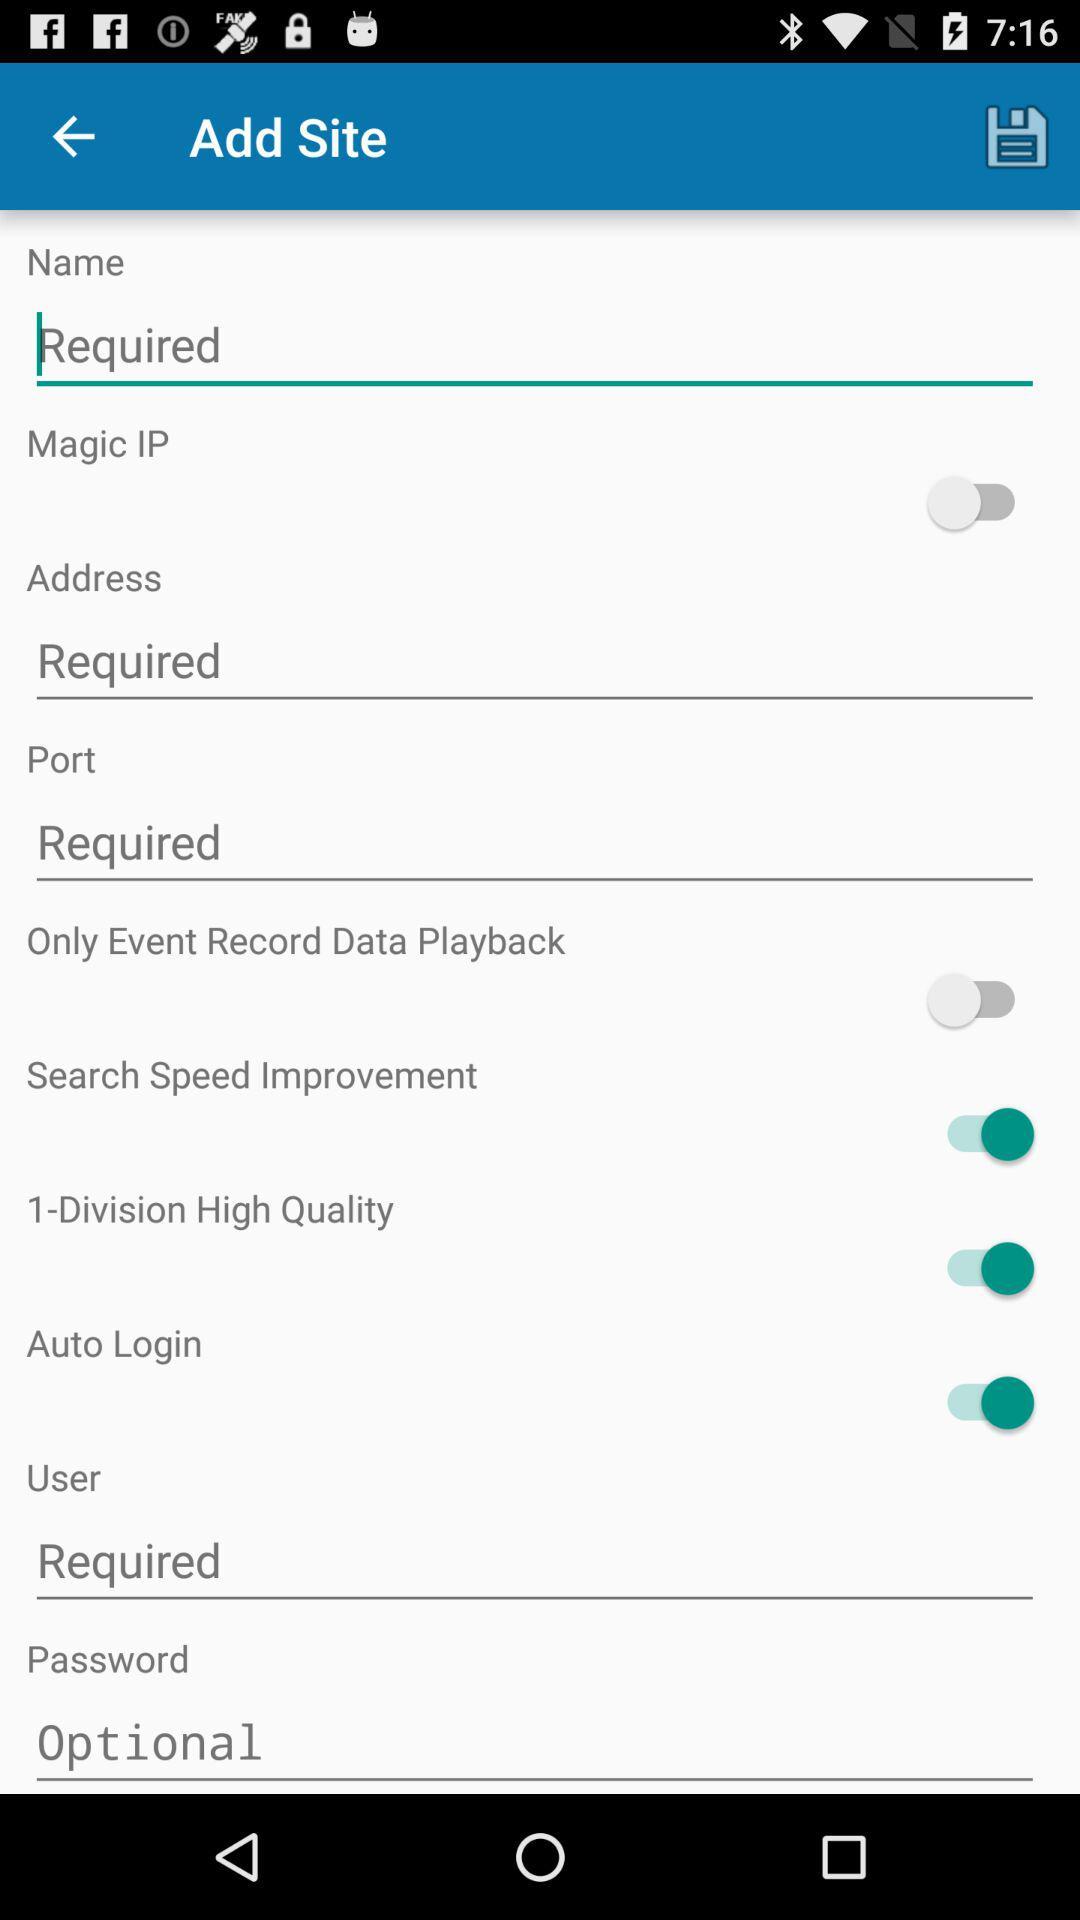 The height and width of the screenshot is (1920, 1080). What do you see at coordinates (979, 1267) in the screenshot?
I see `the item below the 1 division high icon` at bounding box center [979, 1267].